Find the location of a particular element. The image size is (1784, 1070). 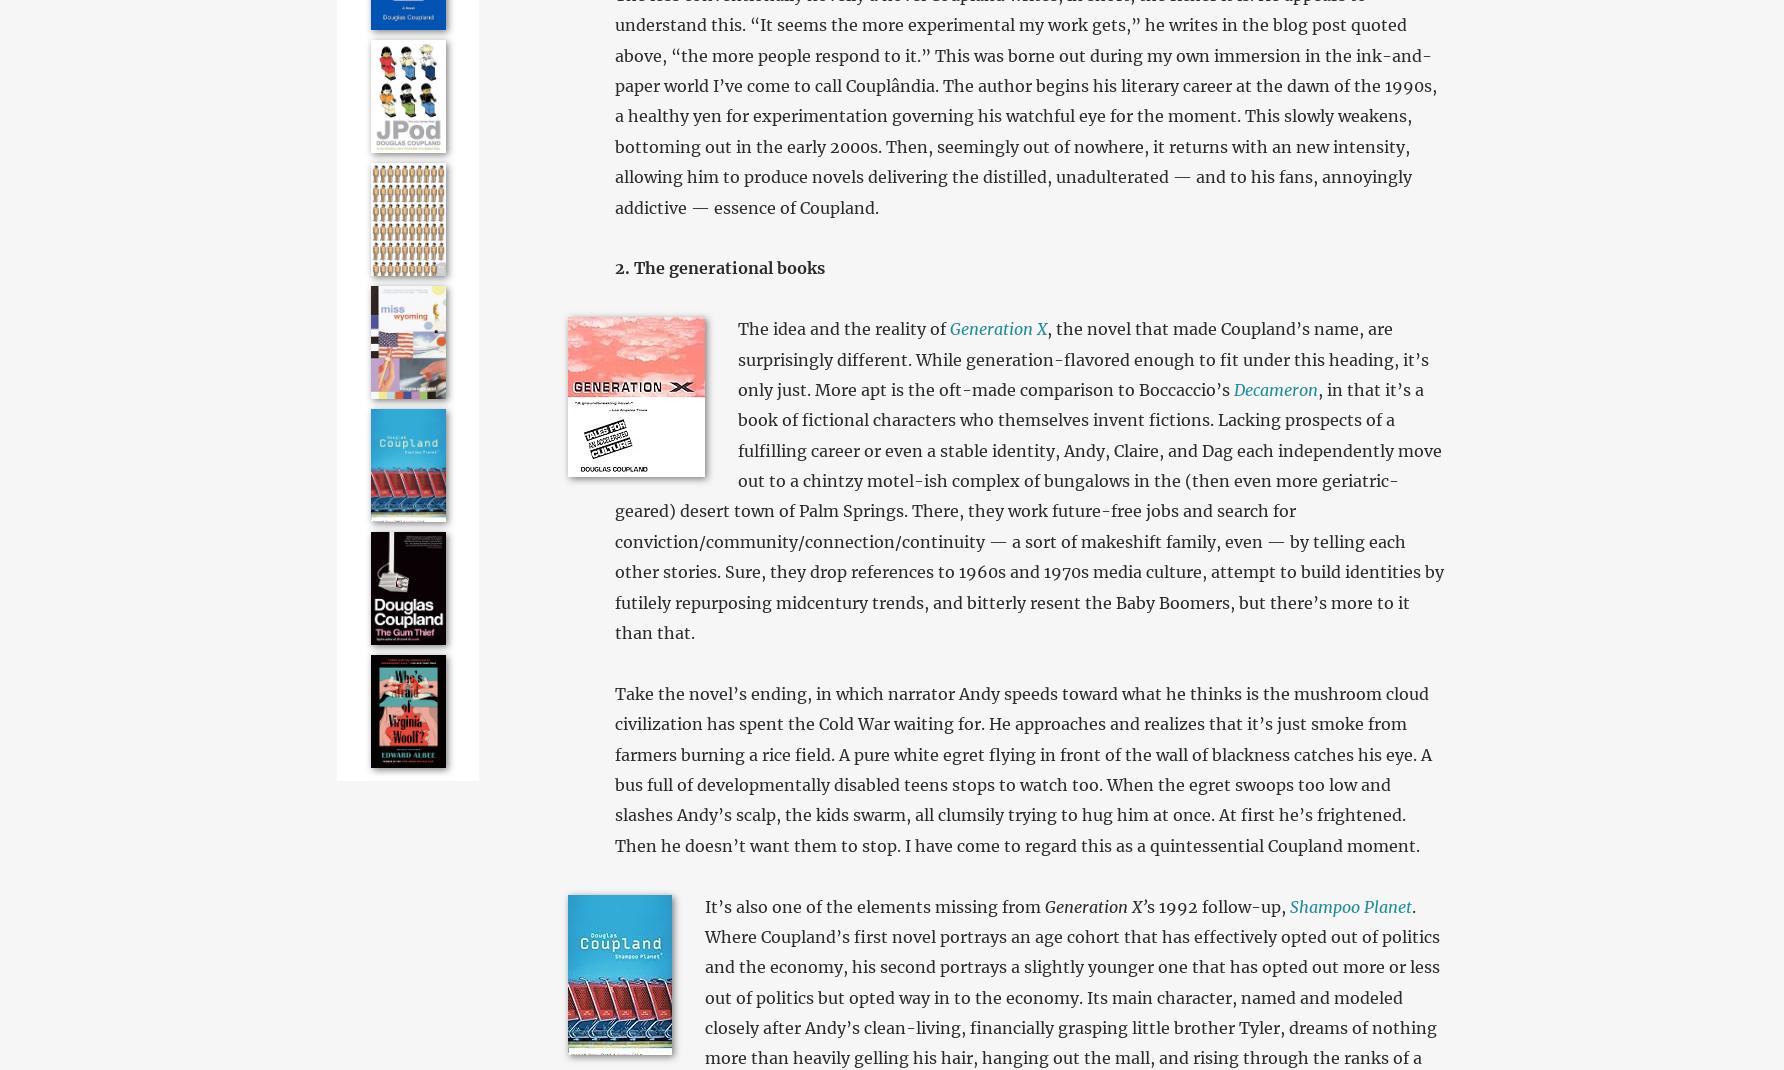

'Decameron' is located at coordinates (1231, 388).